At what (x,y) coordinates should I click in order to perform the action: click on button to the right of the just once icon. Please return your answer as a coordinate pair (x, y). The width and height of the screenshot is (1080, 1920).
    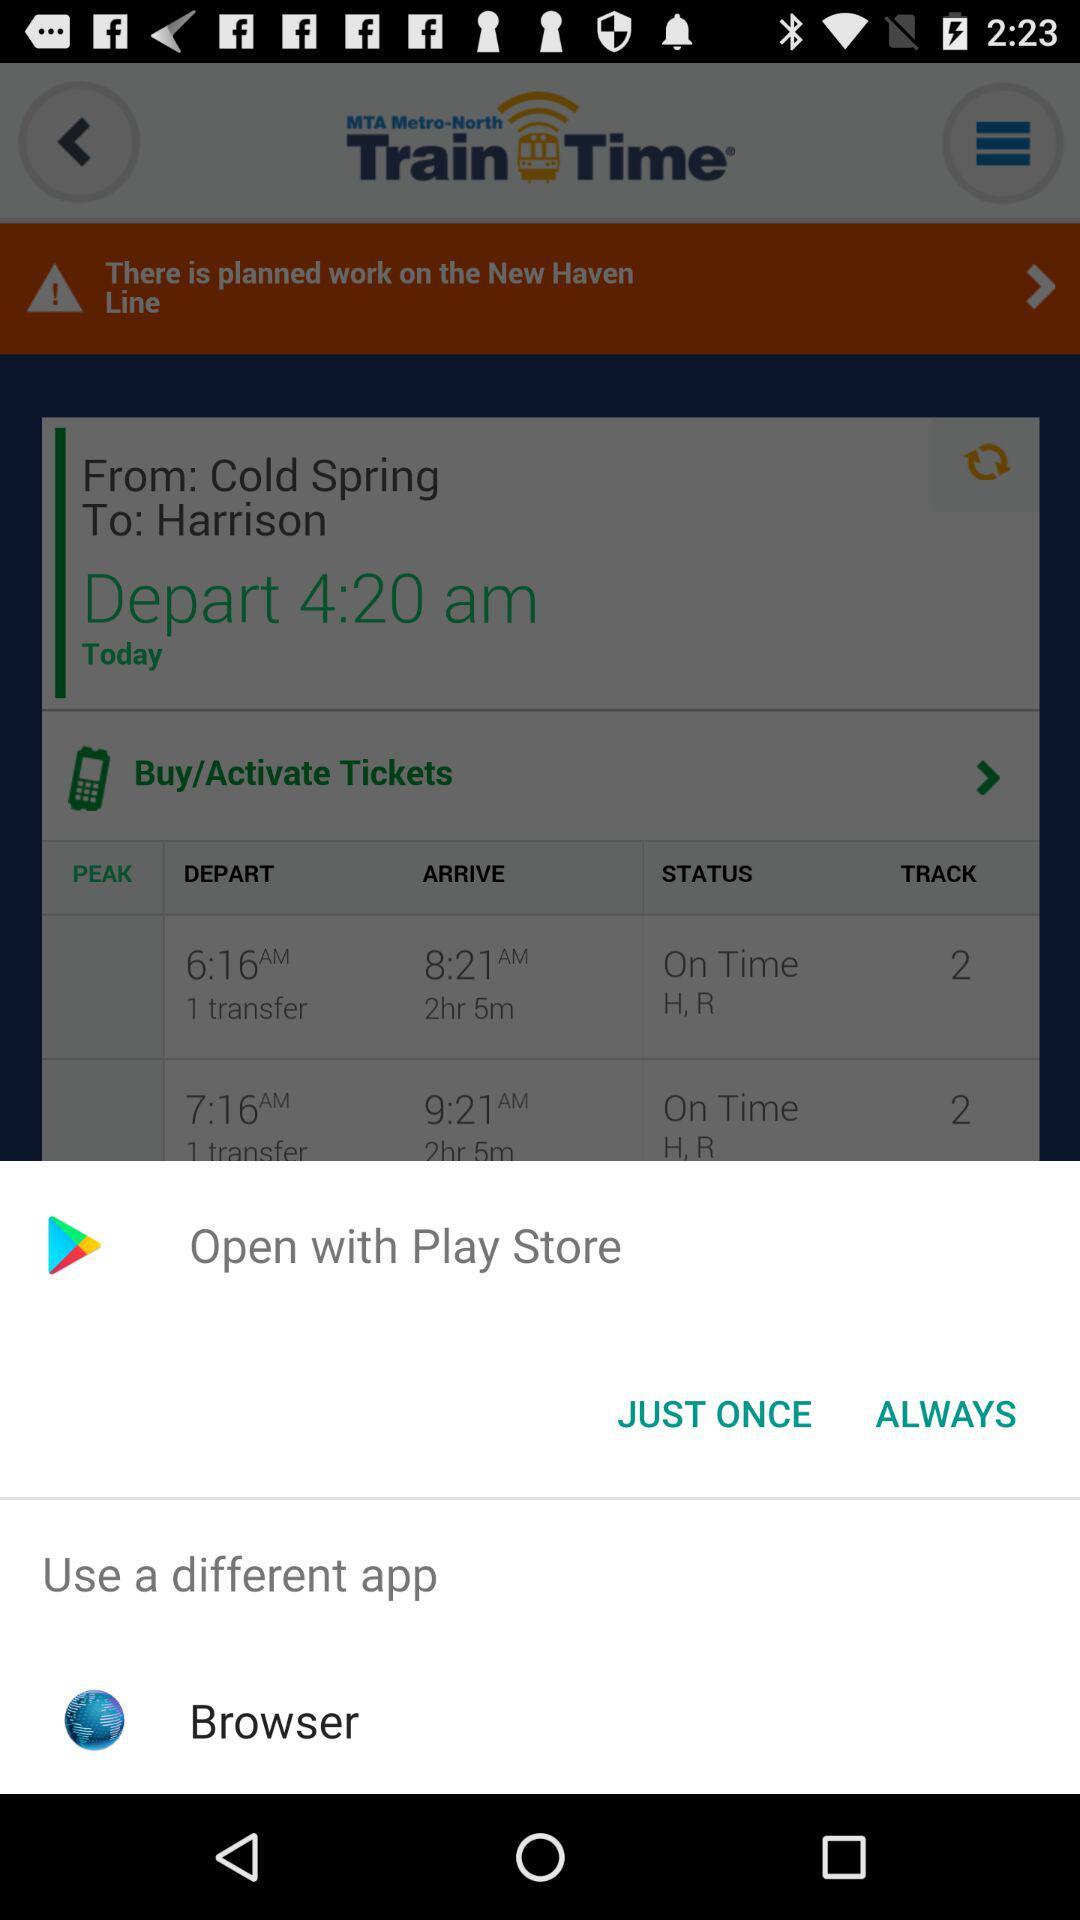
    Looking at the image, I should click on (945, 1411).